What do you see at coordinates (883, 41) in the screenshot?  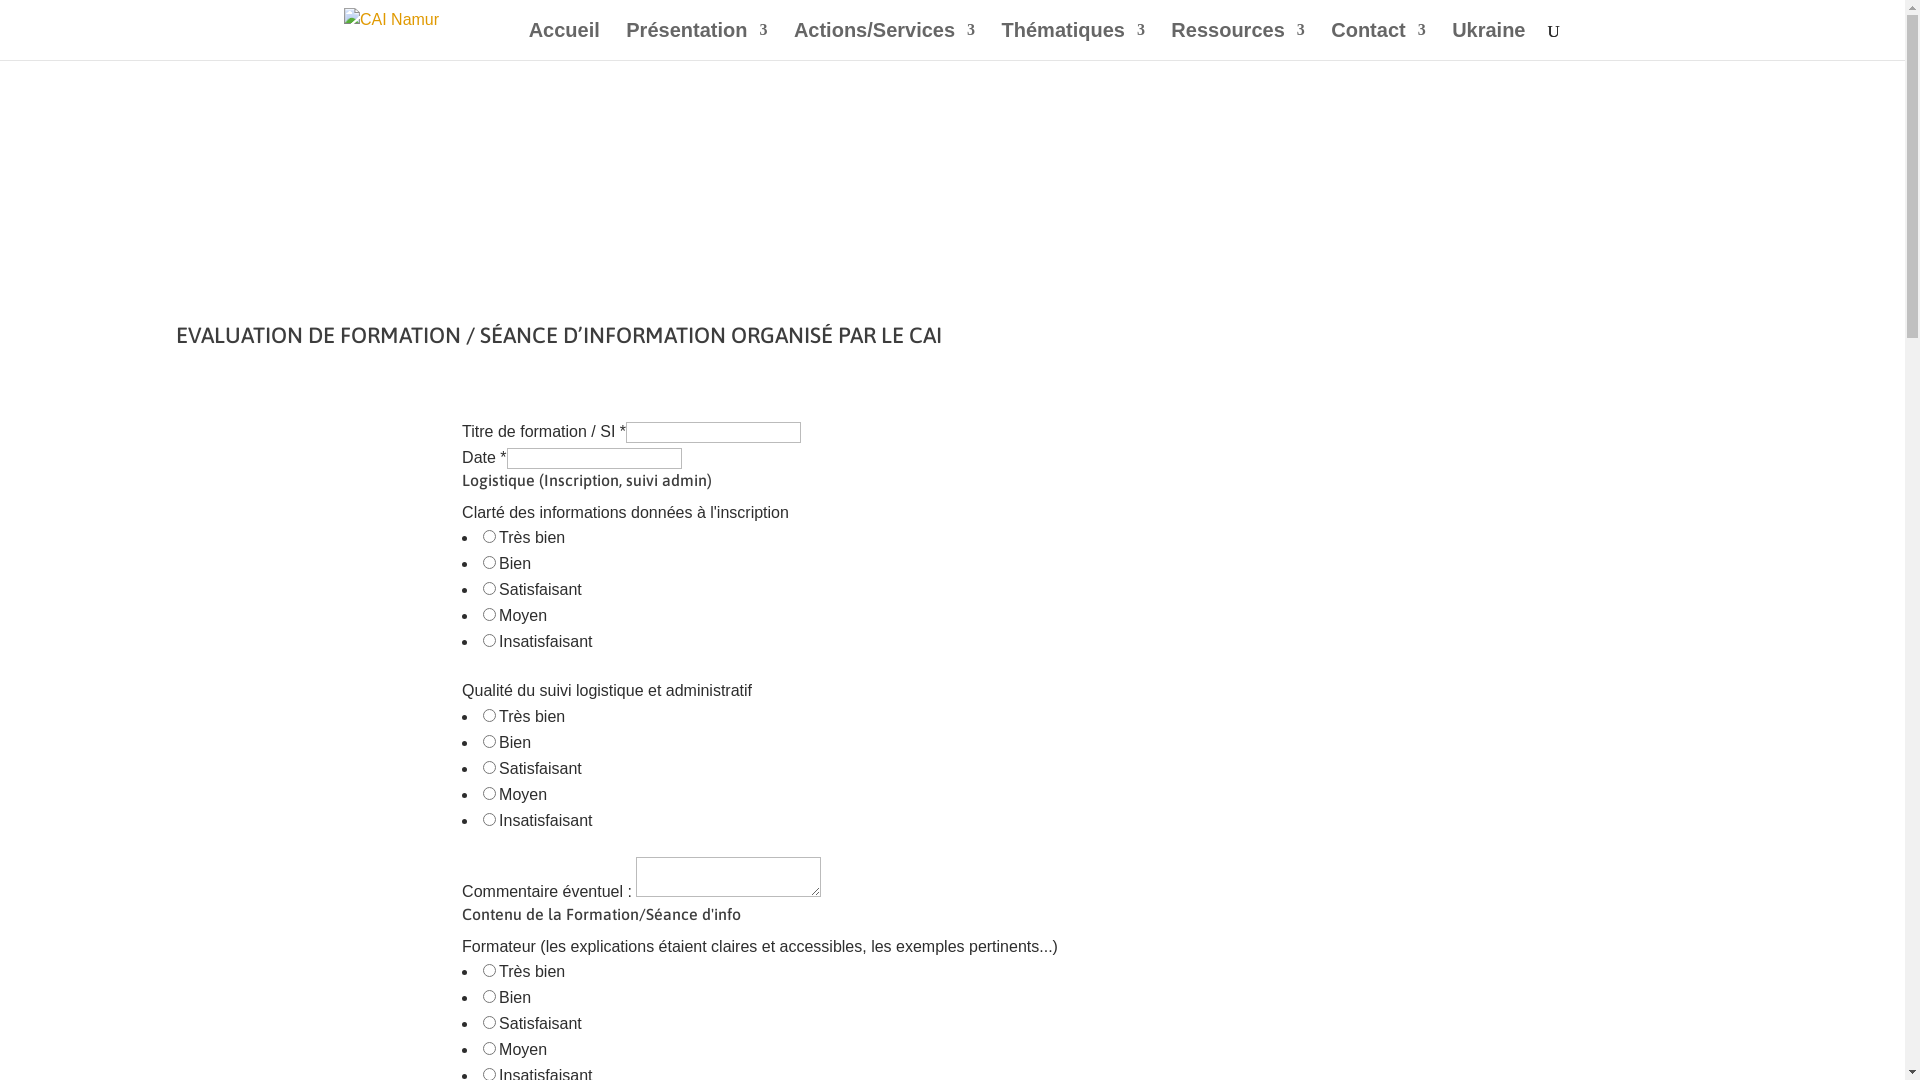 I see `'Actions/Services'` at bounding box center [883, 41].